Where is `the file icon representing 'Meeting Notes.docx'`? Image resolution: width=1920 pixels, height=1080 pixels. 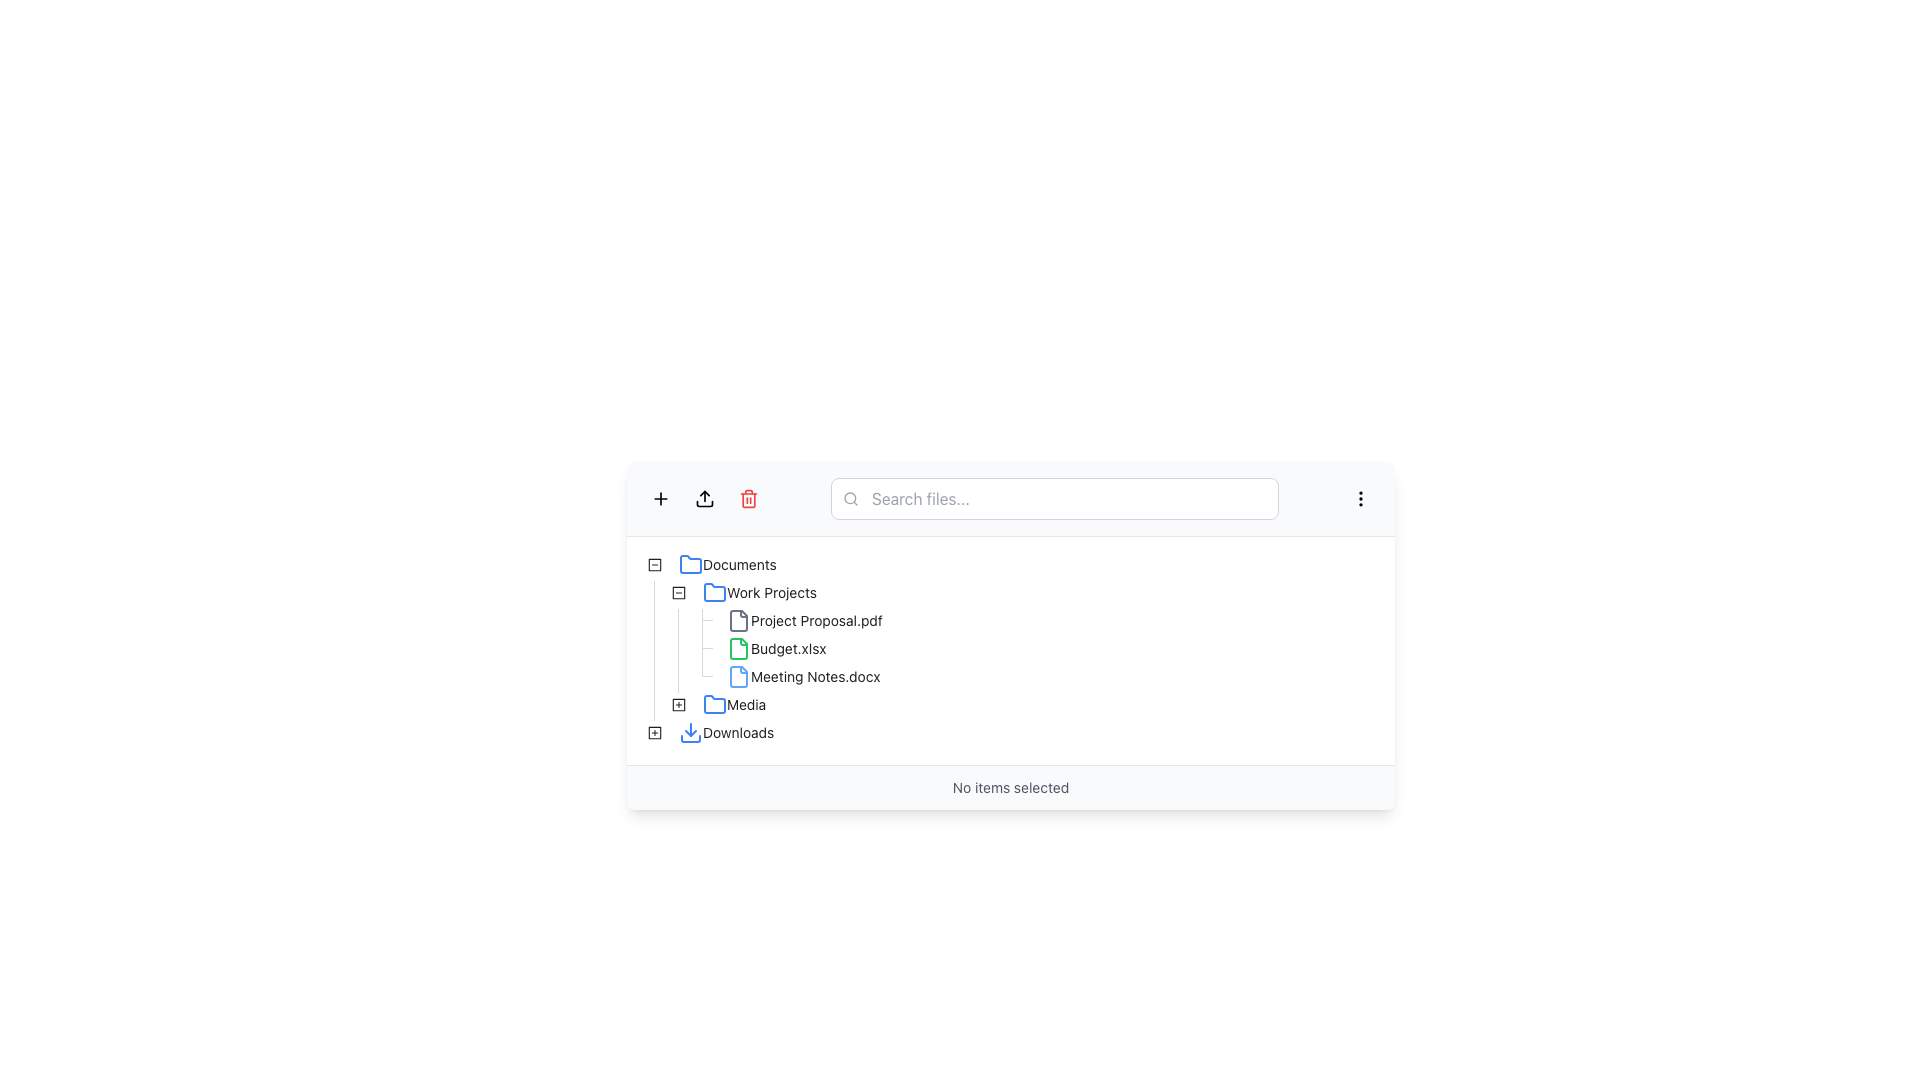 the file icon representing 'Meeting Notes.docx' is located at coordinates (738, 676).